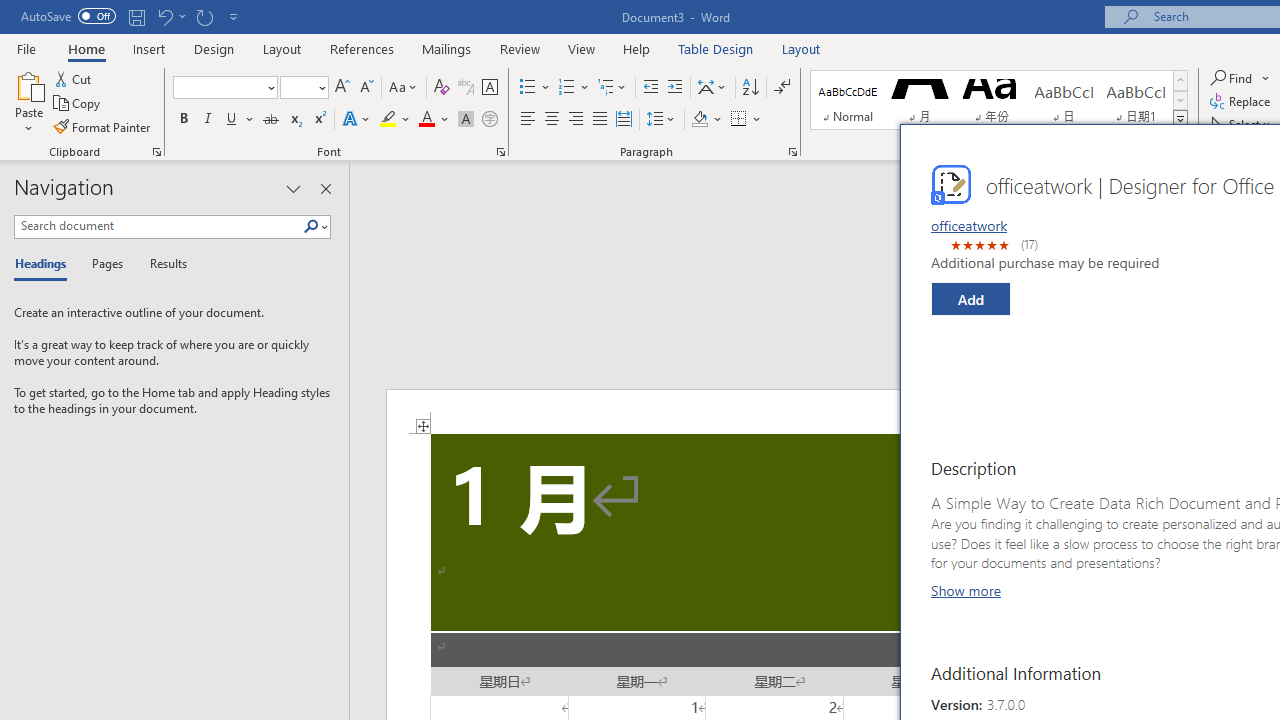 This screenshot has height=720, width=1280. What do you see at coordinates (425, 119) in the screenshot?
I see `'Font Color RGB(255, 0, 0)'` at bounding box center [425, 119].